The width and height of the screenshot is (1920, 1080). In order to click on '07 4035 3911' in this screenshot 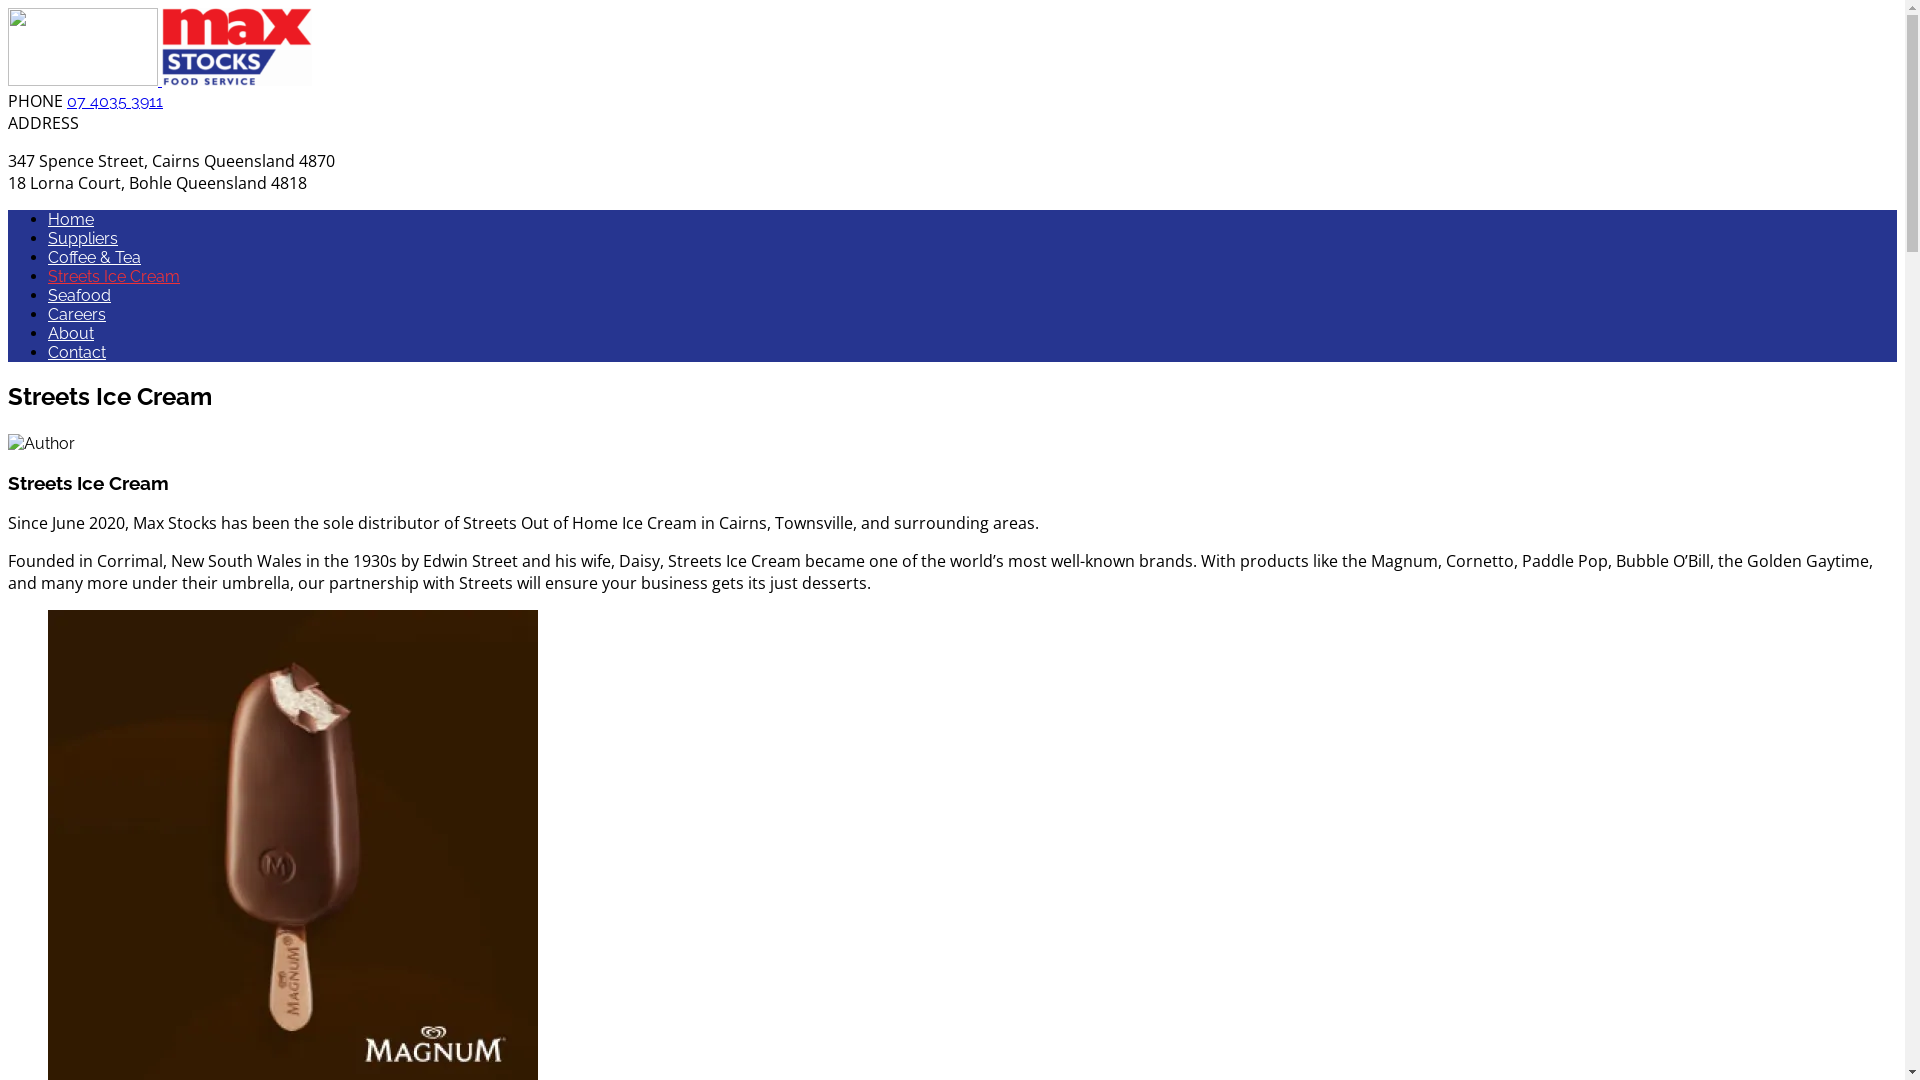, I will do `click(67, 101)`.